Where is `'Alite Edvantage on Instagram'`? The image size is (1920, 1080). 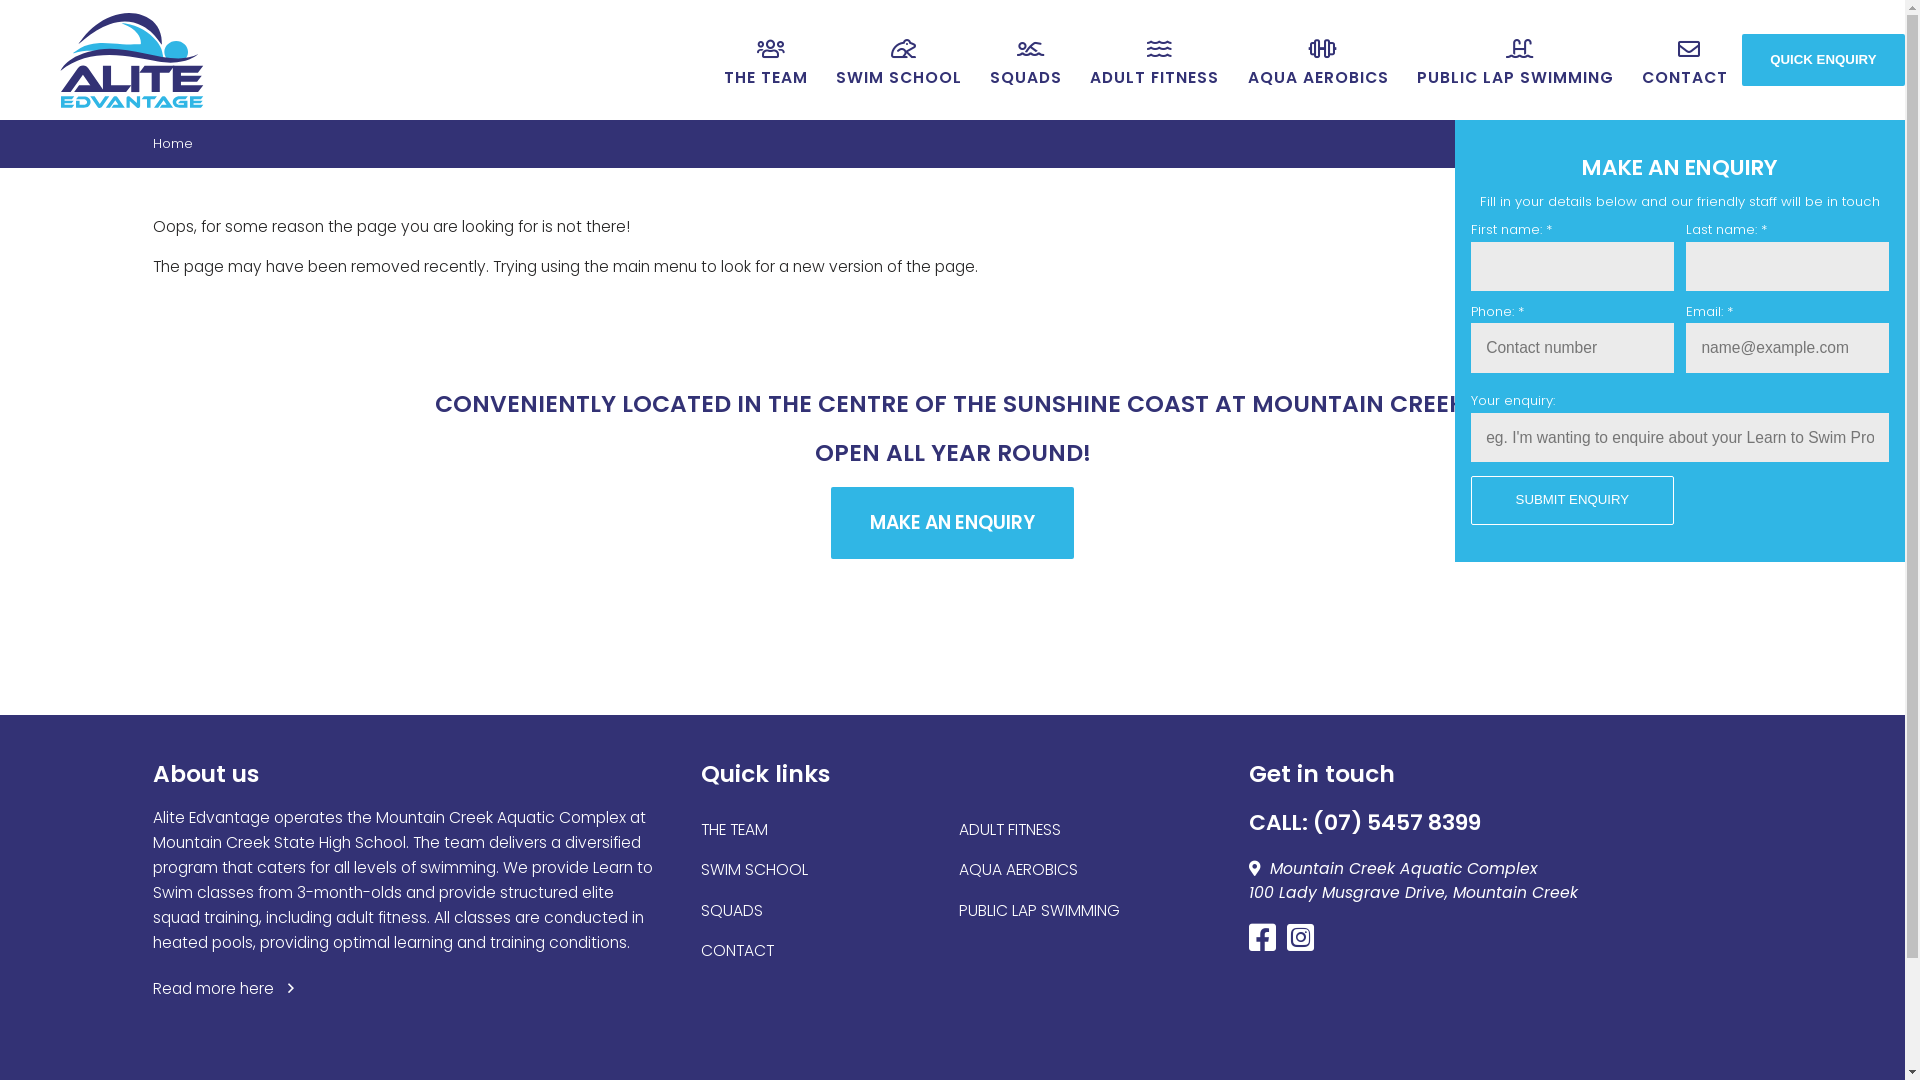
'Alite Edvantage on Instagram' is located at coordinates (1304, 943).